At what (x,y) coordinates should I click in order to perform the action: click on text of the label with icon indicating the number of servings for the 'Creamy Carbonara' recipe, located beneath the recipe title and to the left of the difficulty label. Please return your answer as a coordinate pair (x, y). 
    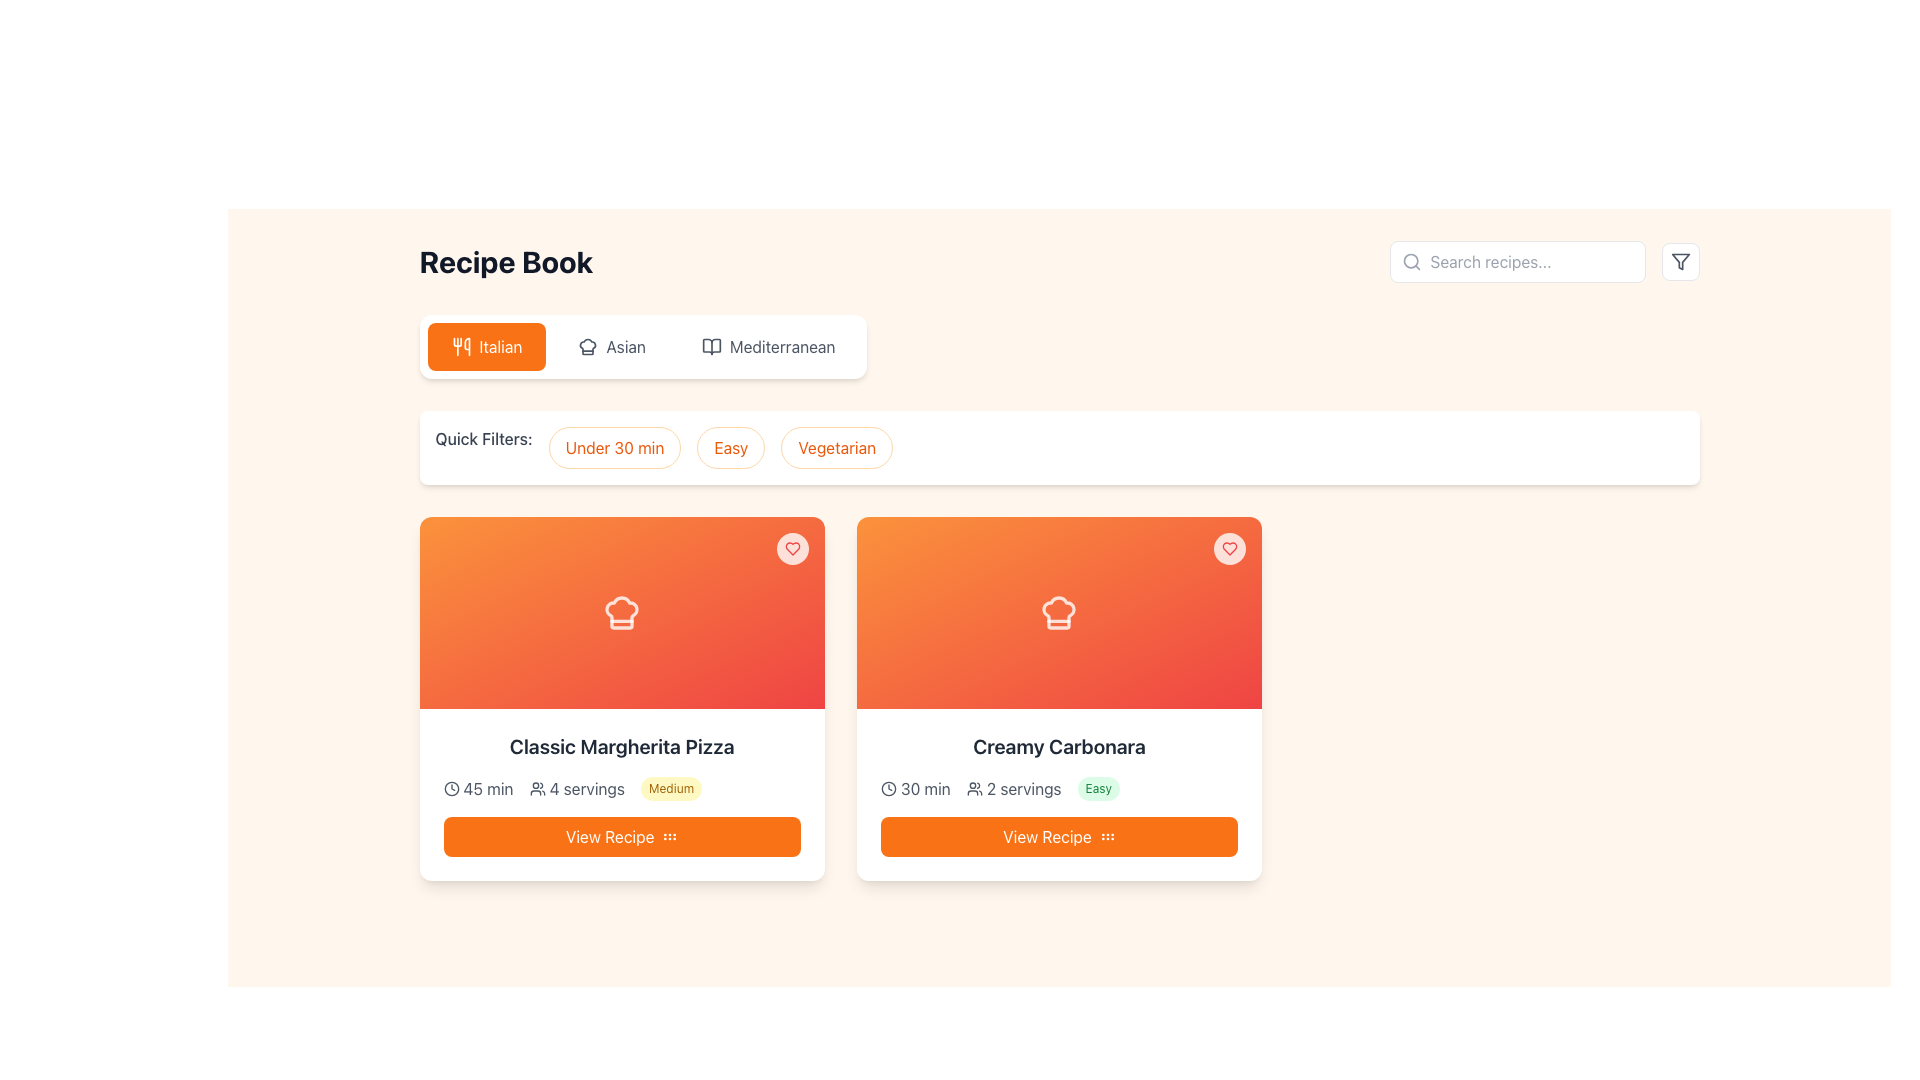
    Looking at the image, I should click on (1014, 788).